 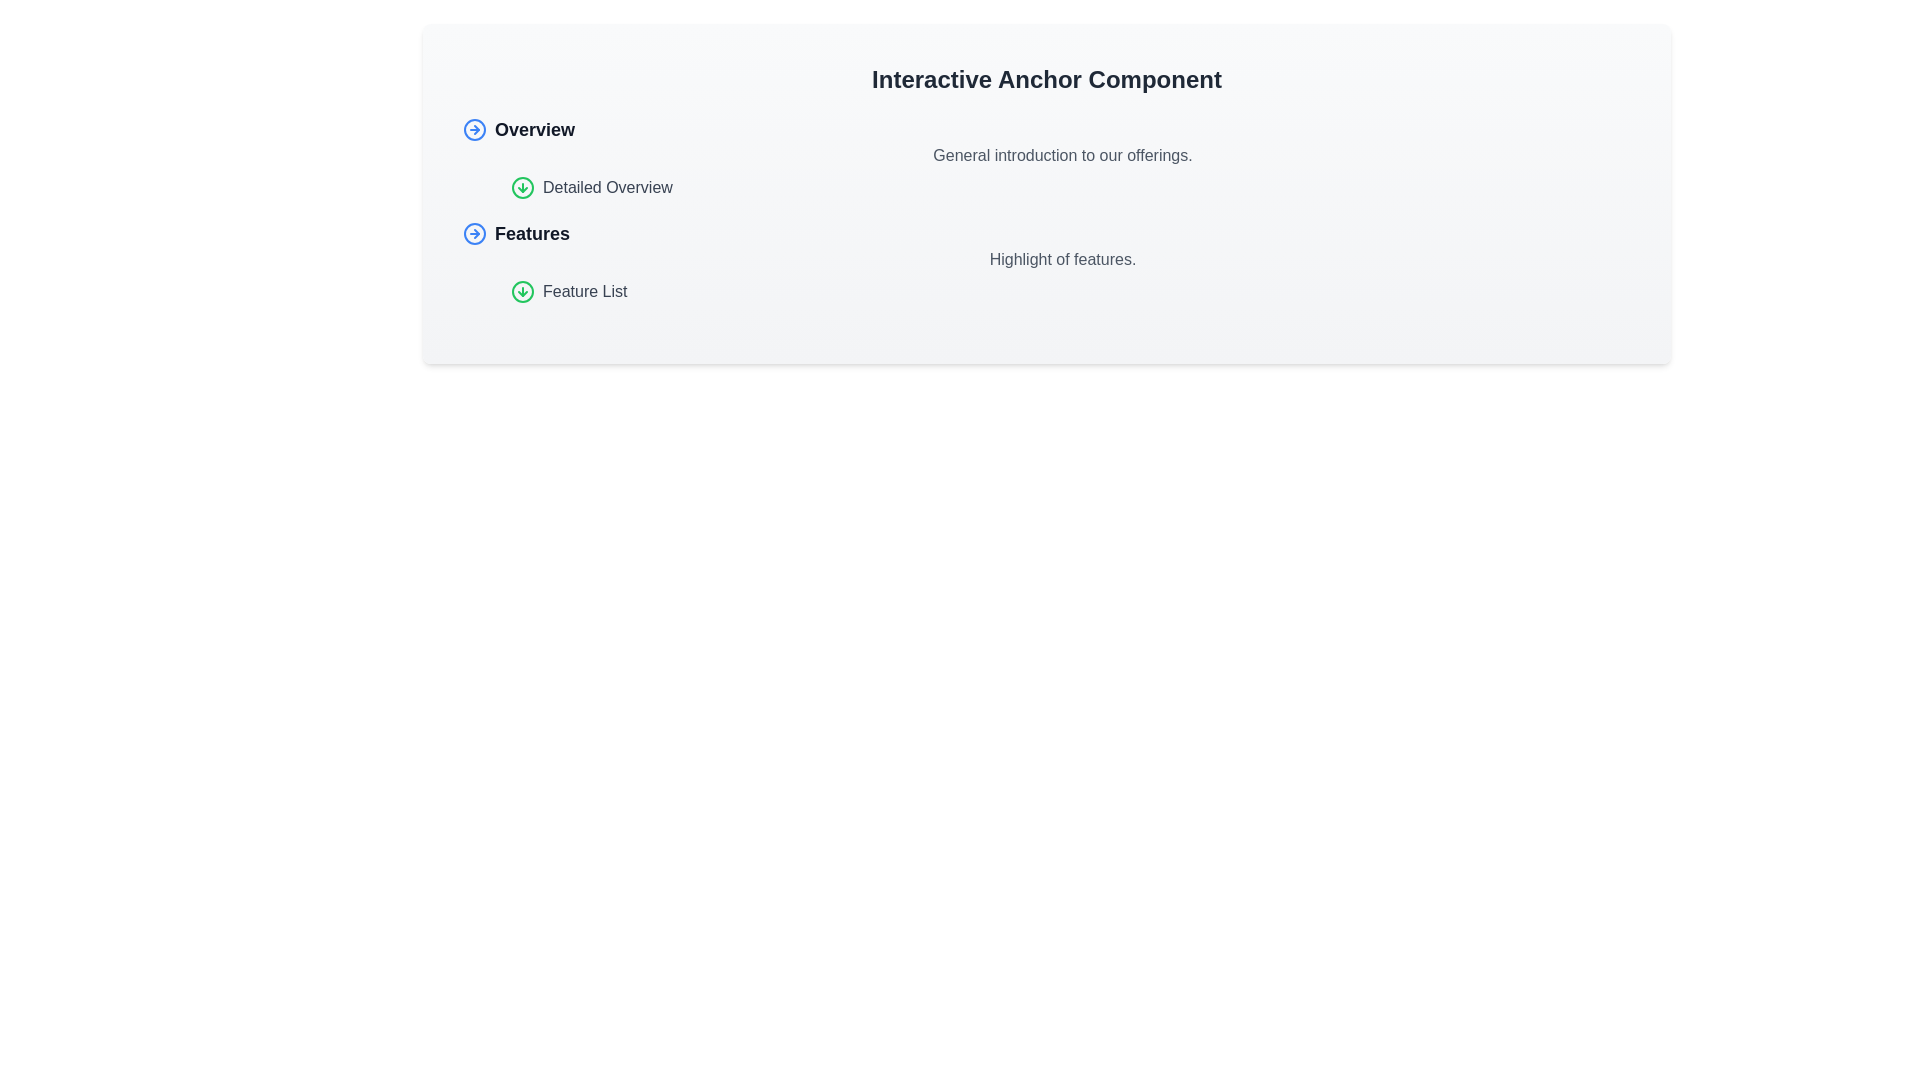 What do you see at coordinates (1061, 258) in the screenshot?
I see `the standalone text line that provides a descriptor or summary related to the 'Features' section, located below the 'Features' header and above the 'Feature List' section` at bounding box center [1061, 258].